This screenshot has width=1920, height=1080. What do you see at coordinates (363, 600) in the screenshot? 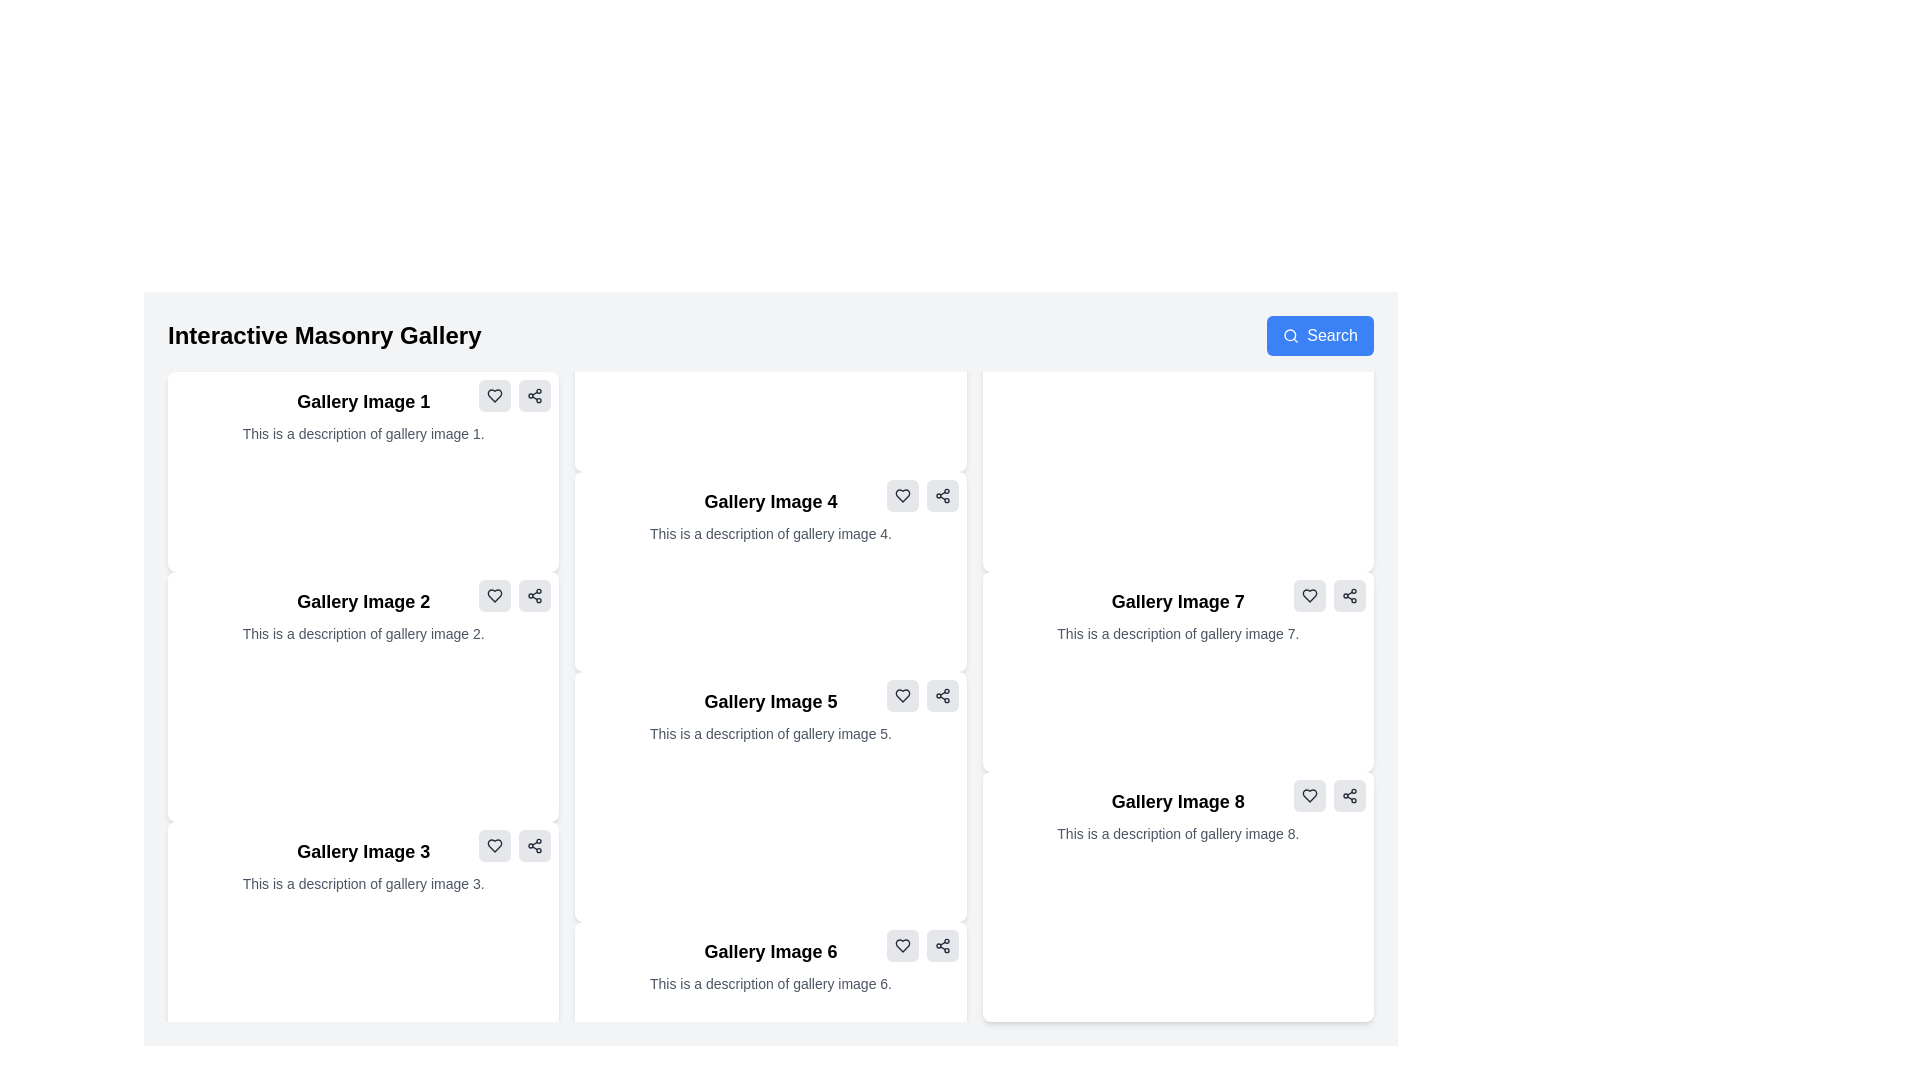
I see `text content of the label that displays 'Gallery Image 2', which is prominently styled and located at the top of the corresponding description box` at bounding box center [363, 600].